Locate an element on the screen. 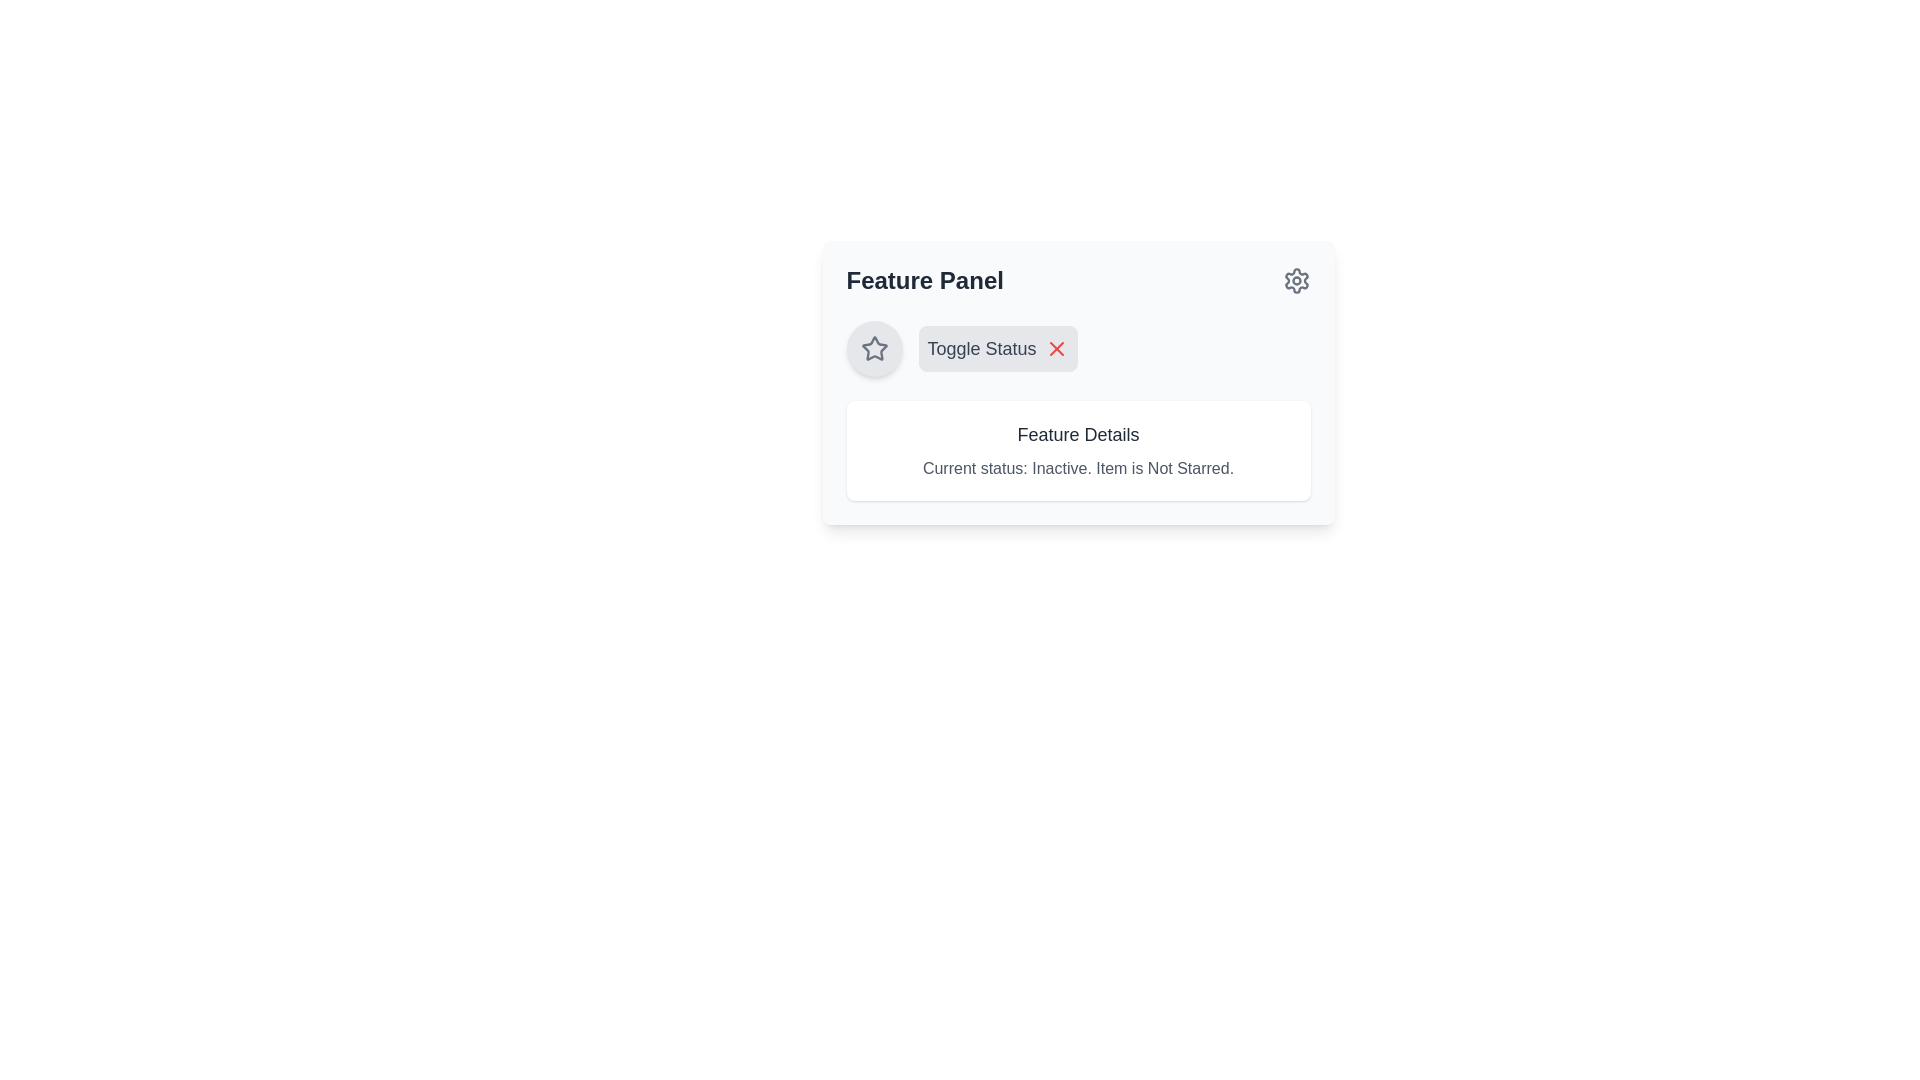 This screenshot has height=1080, width=1920. the hollow gray star icon located within the circular button at the top left of the 'Feature Panel', adjacent to the 'Toggle Status' label is located at coordinates (874, 347).